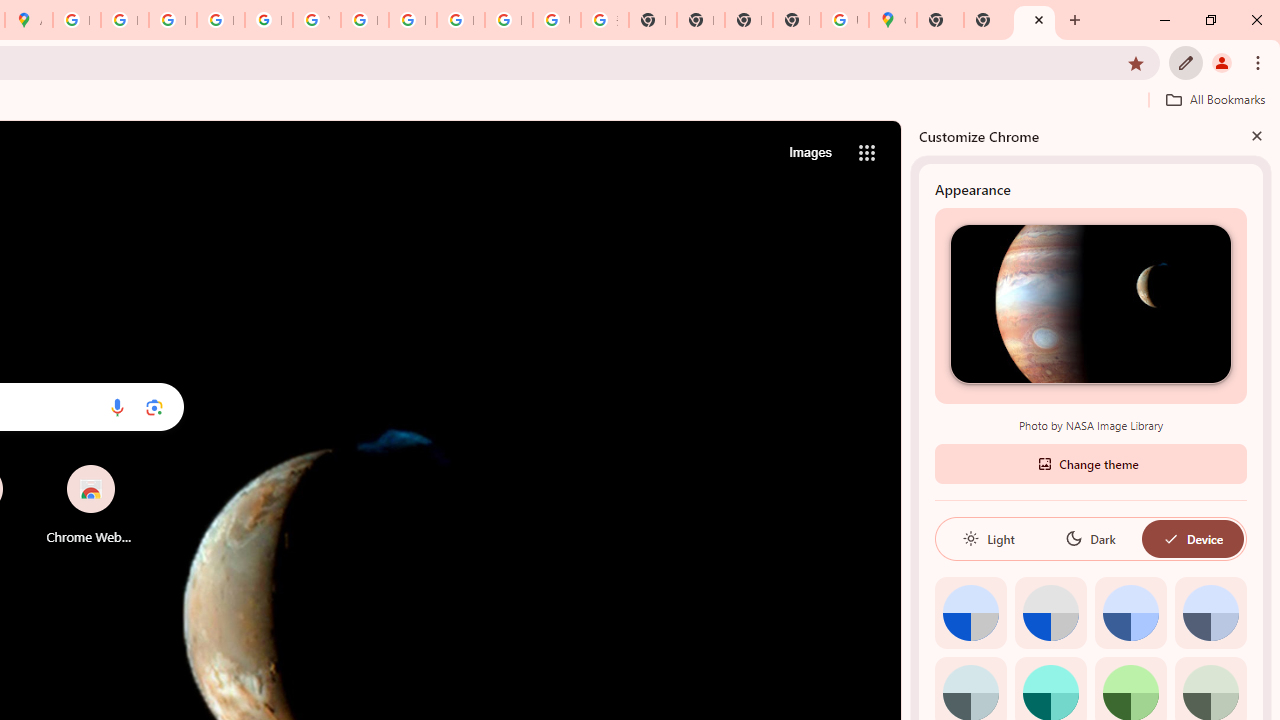 The height and width of the screenshot is (720, 1280). What do you see at coordinates (1089, 303) in the screenshot?
I see `'Photo by NASA Image Library'` at bounding box center [1089, 303].